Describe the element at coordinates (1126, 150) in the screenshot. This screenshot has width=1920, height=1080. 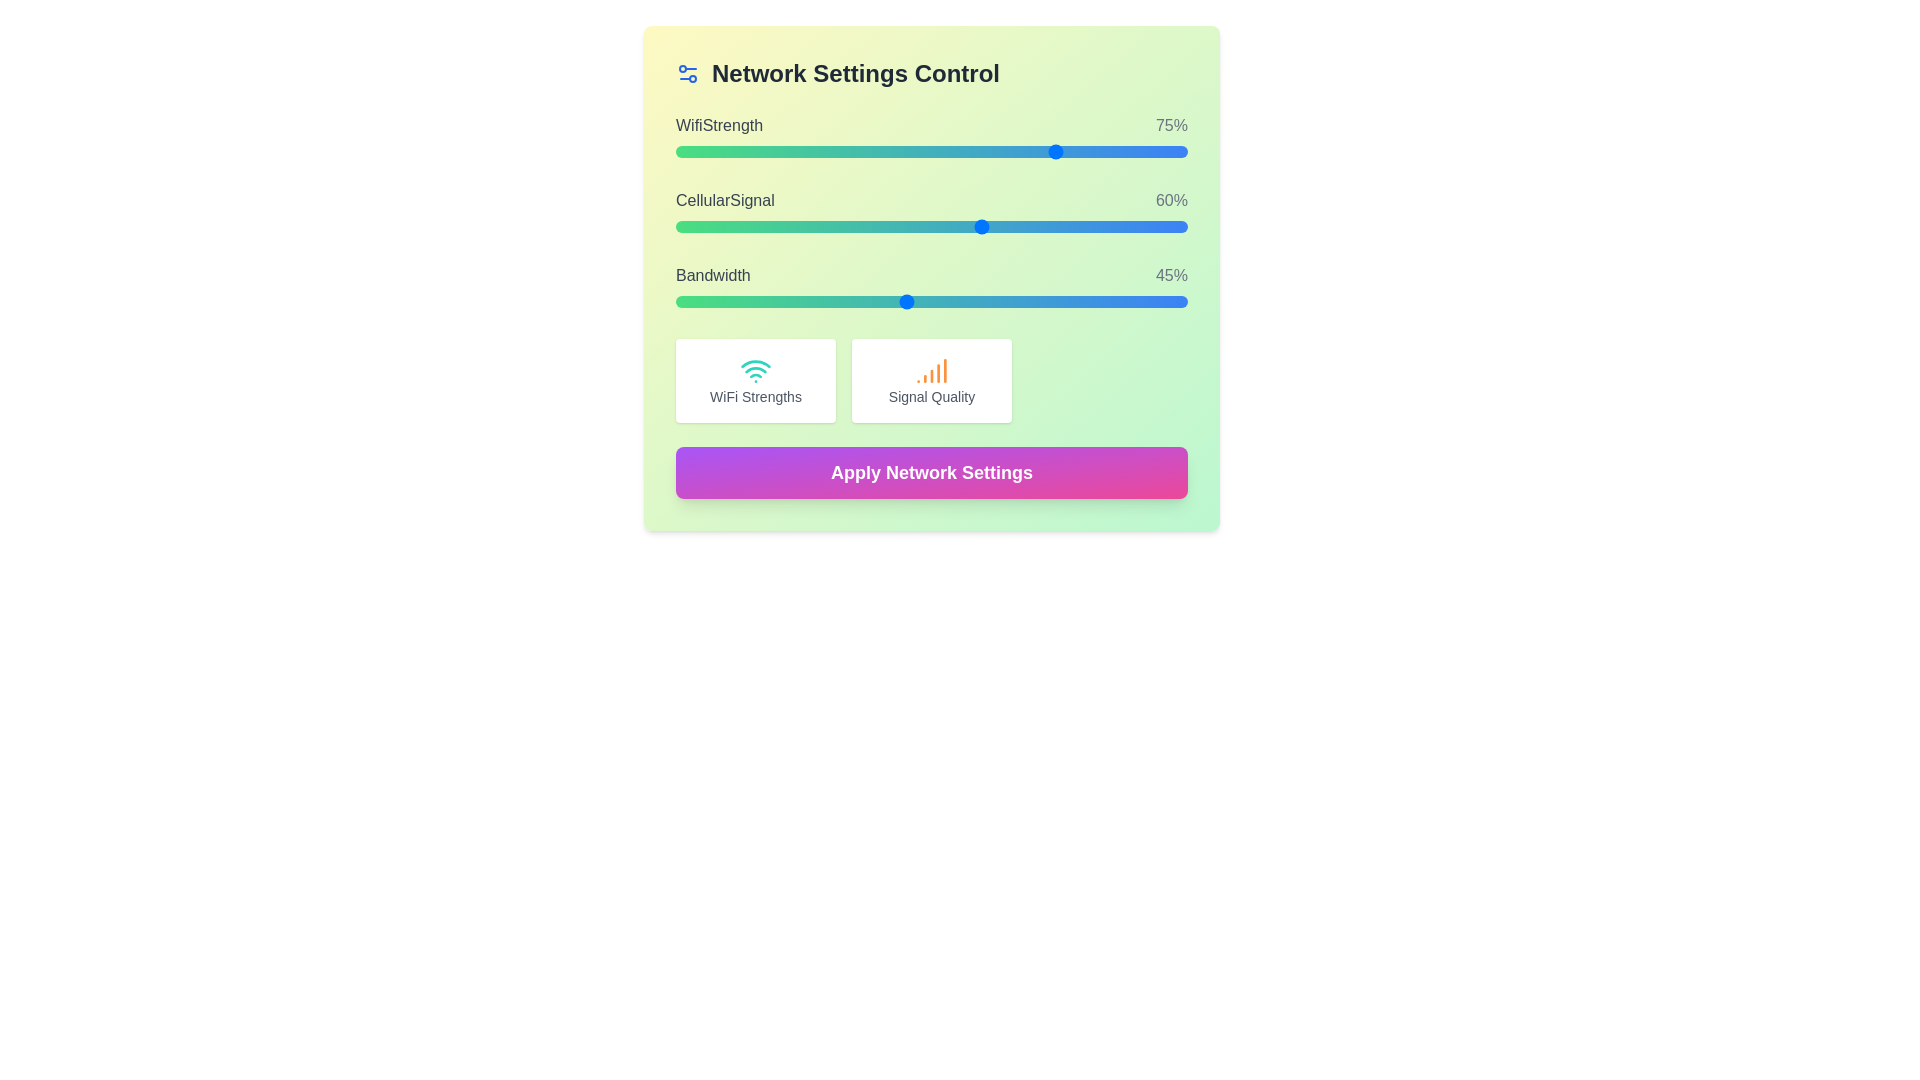
I see `WiFi strength` at that location.